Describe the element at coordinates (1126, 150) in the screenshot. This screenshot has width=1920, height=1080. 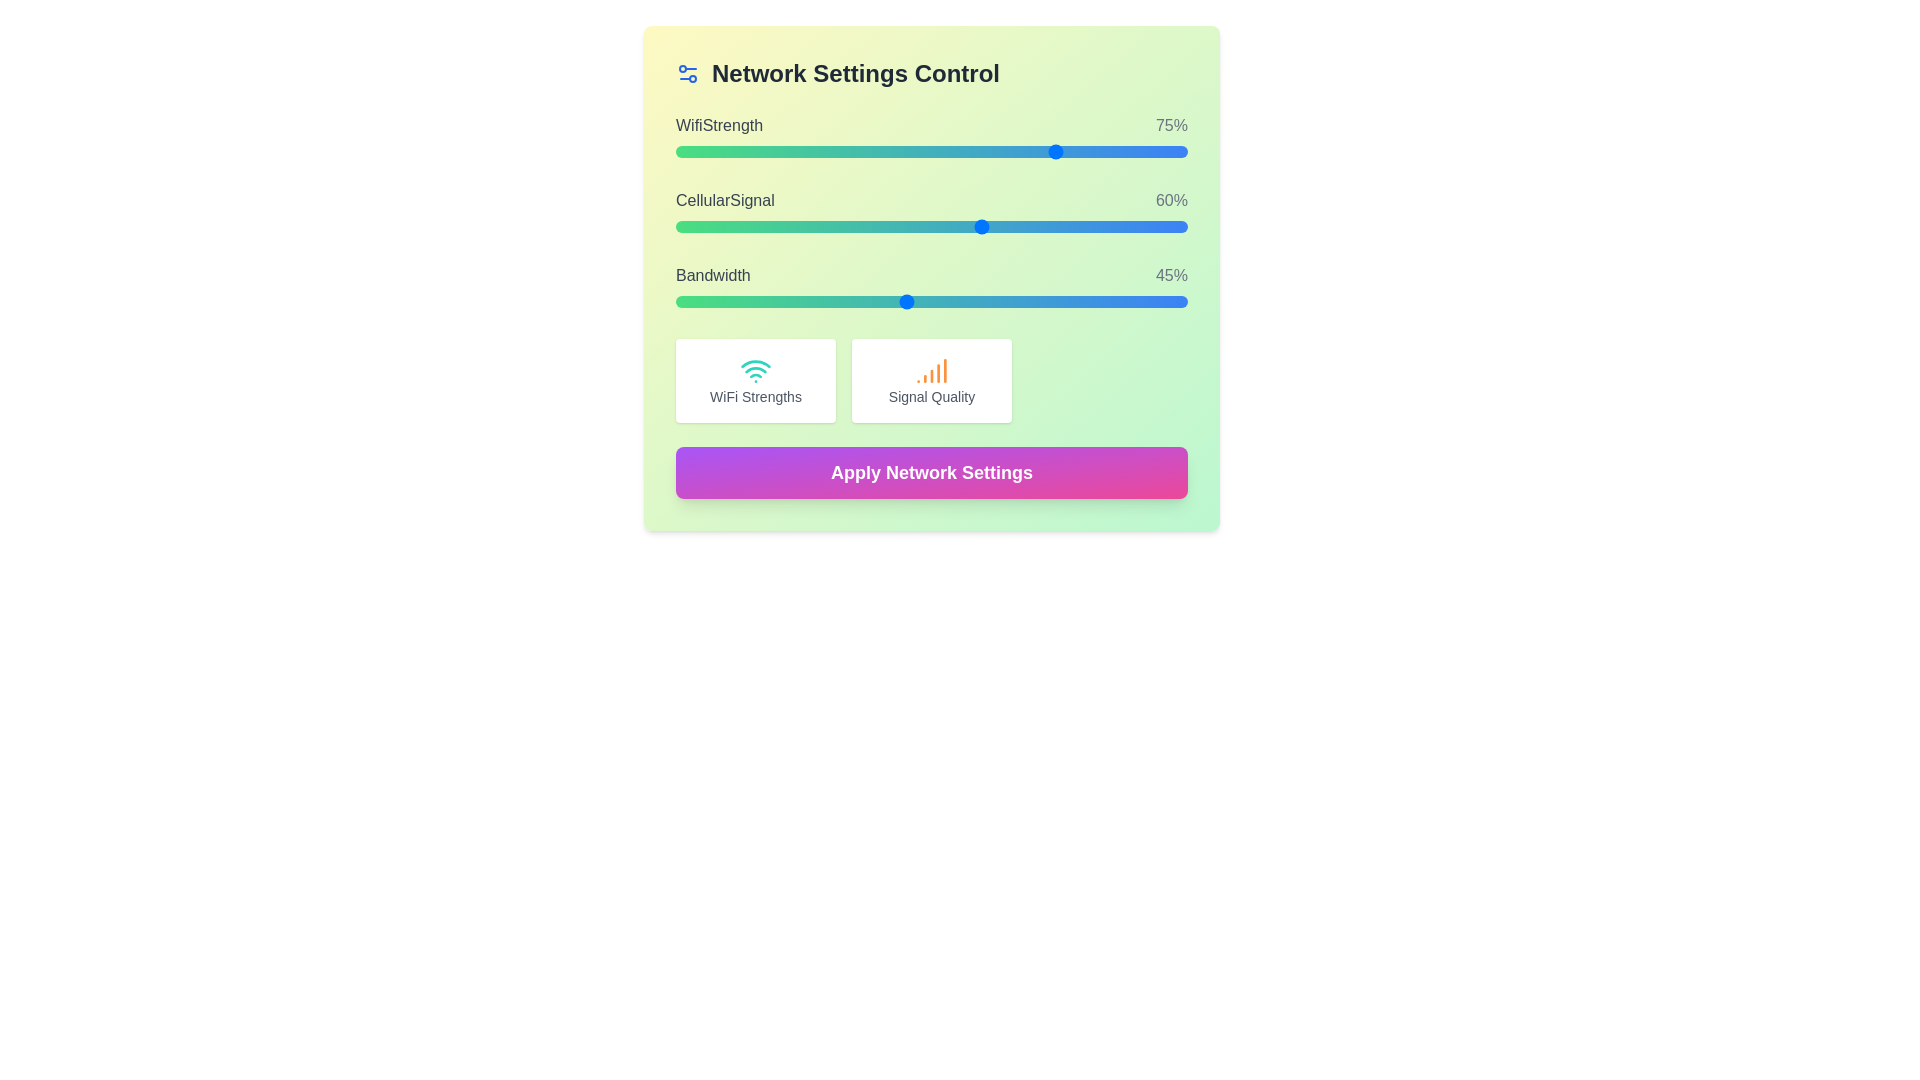
I see `WiFi strength` at that location.